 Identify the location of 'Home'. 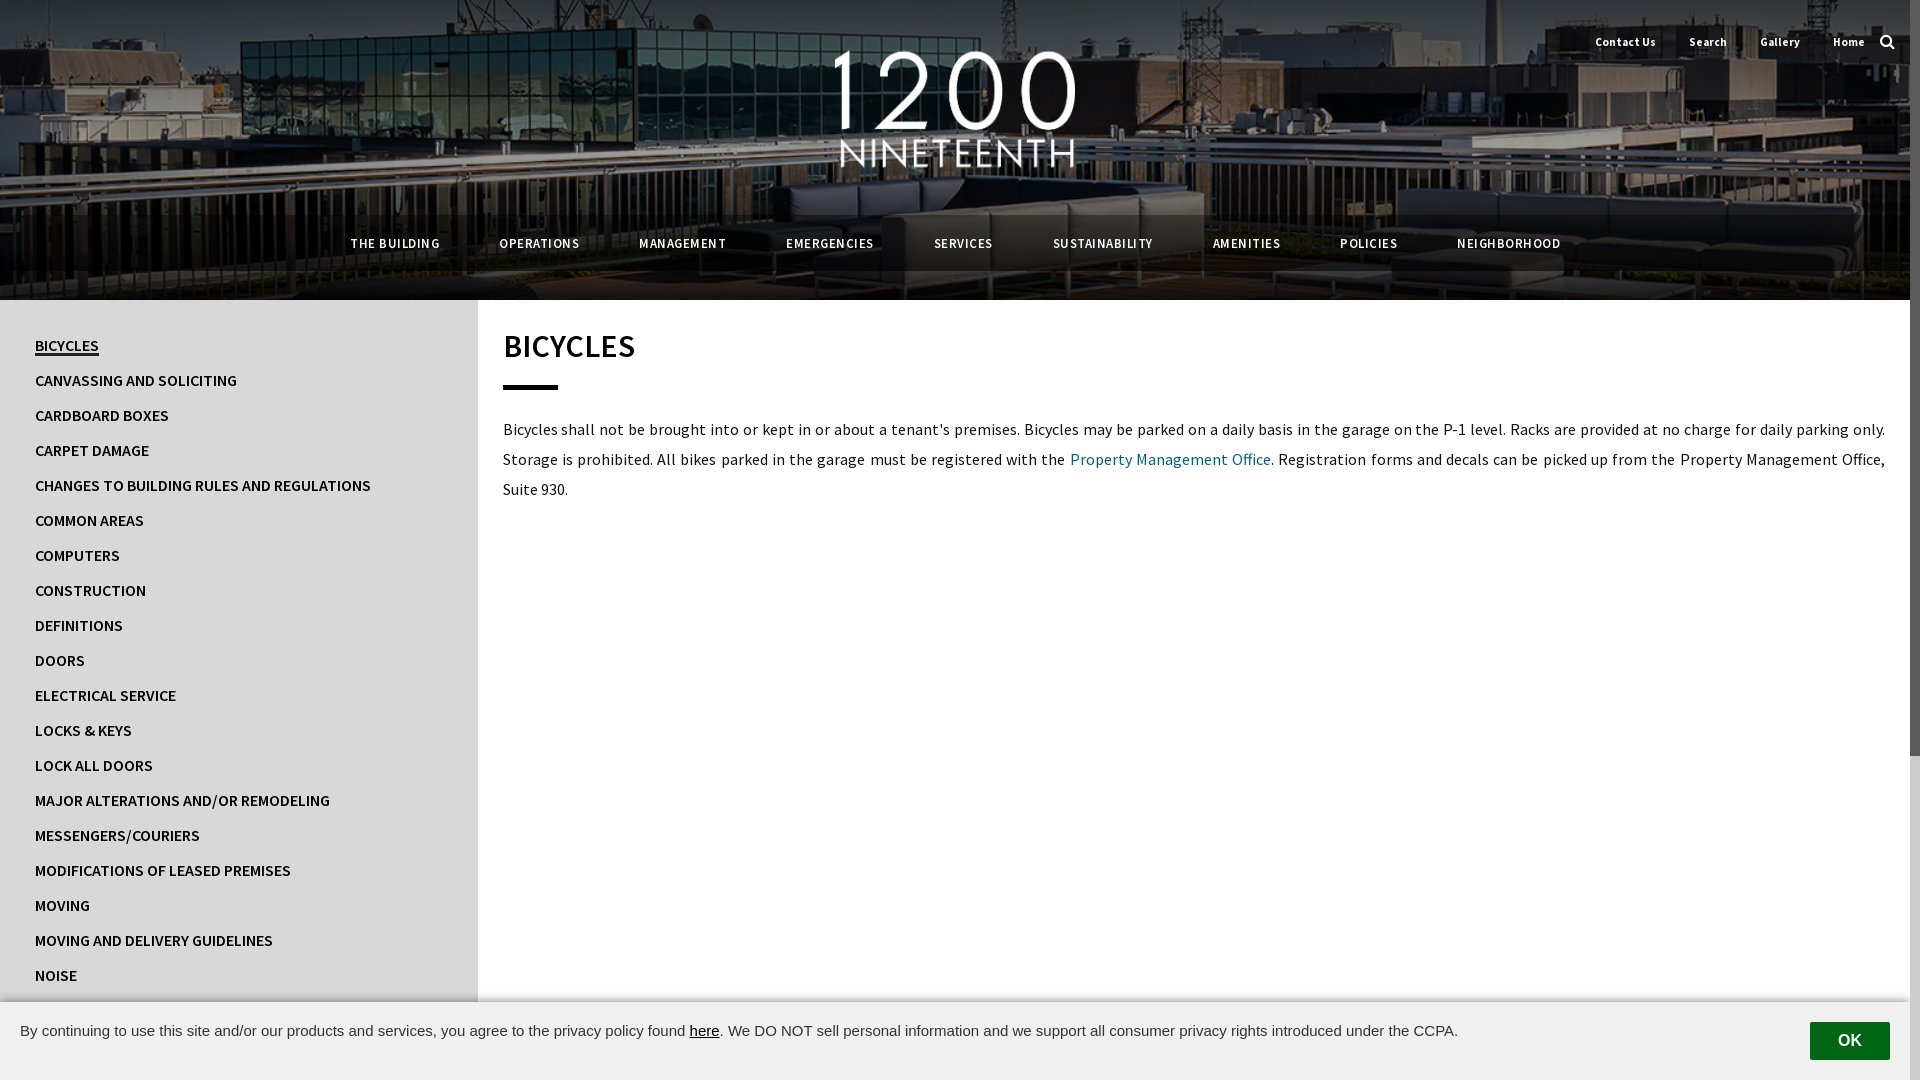
(1847, 42).